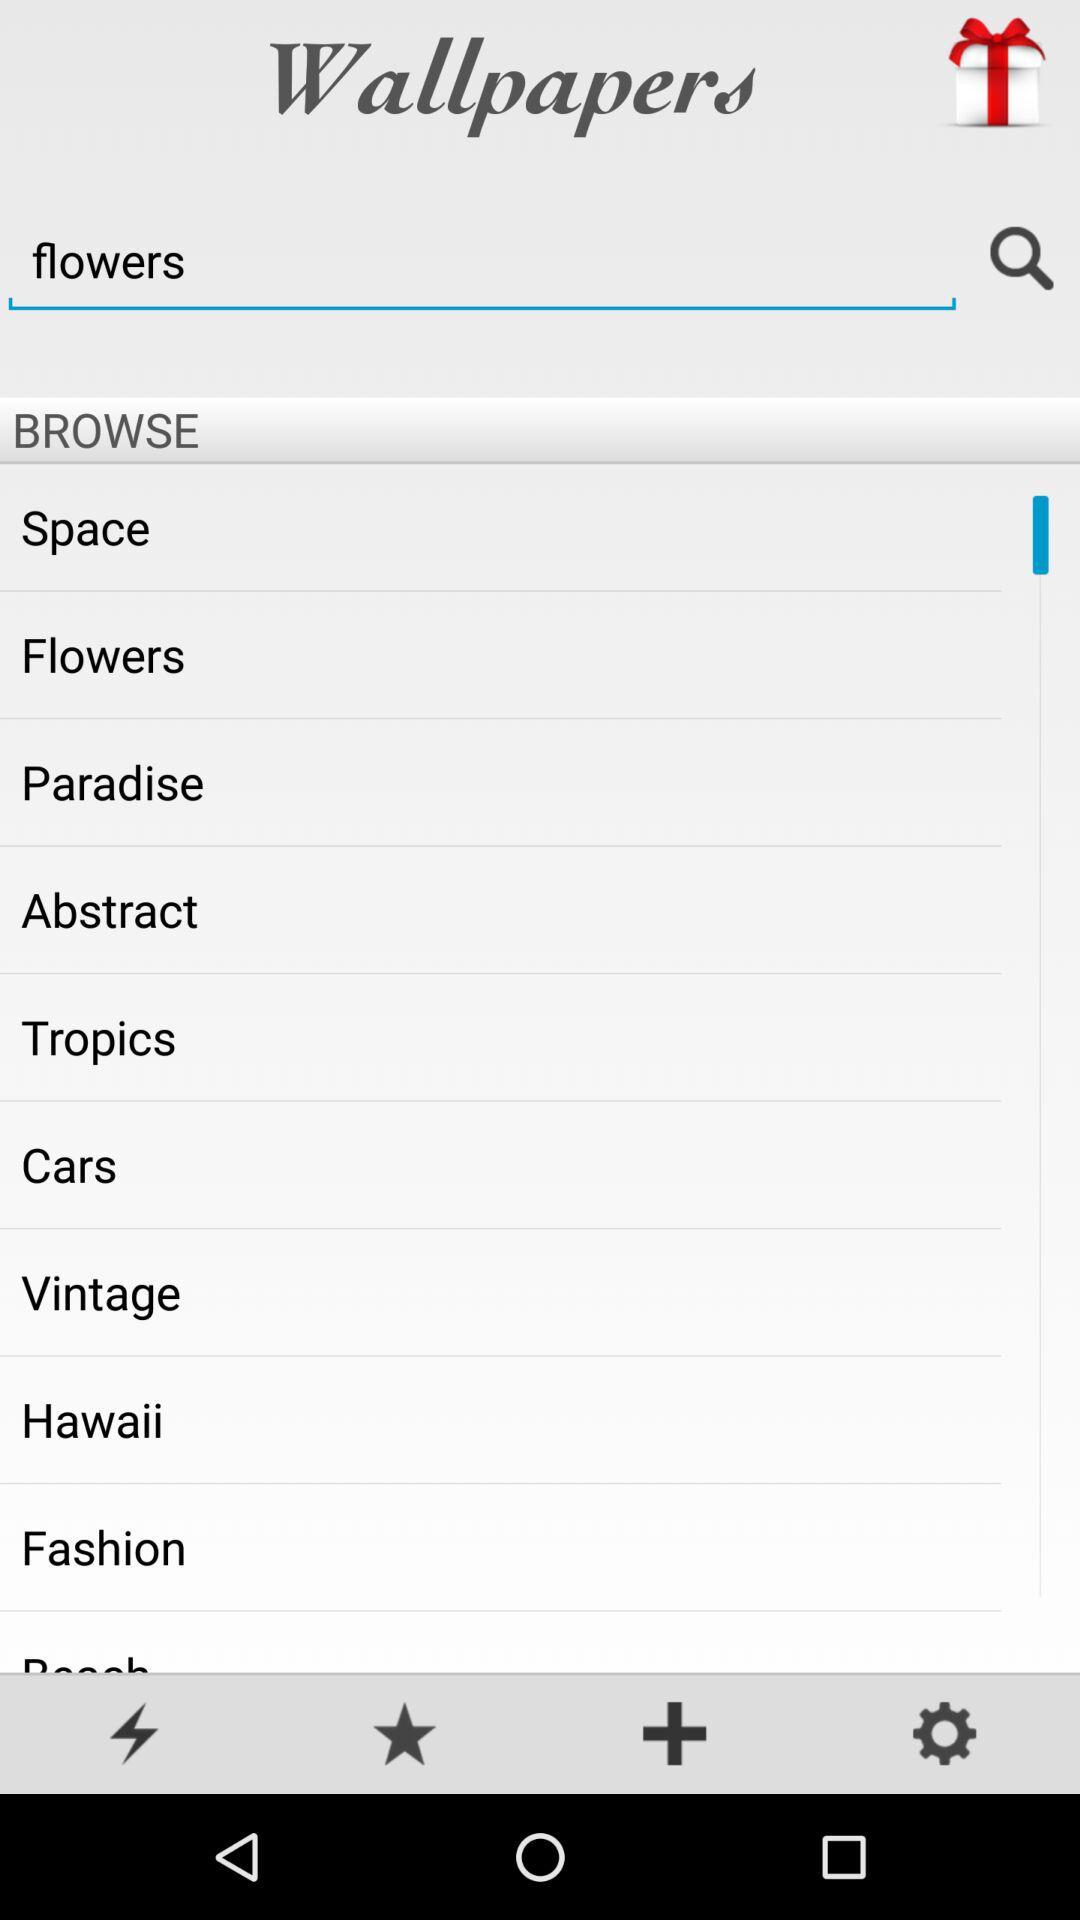 This screenshot has height=1920, width=1080. What do you see at coordinates (135, 1735) in the screenshot?
I see `popular or hot wallpapers` at bounding box center [135, 1735].